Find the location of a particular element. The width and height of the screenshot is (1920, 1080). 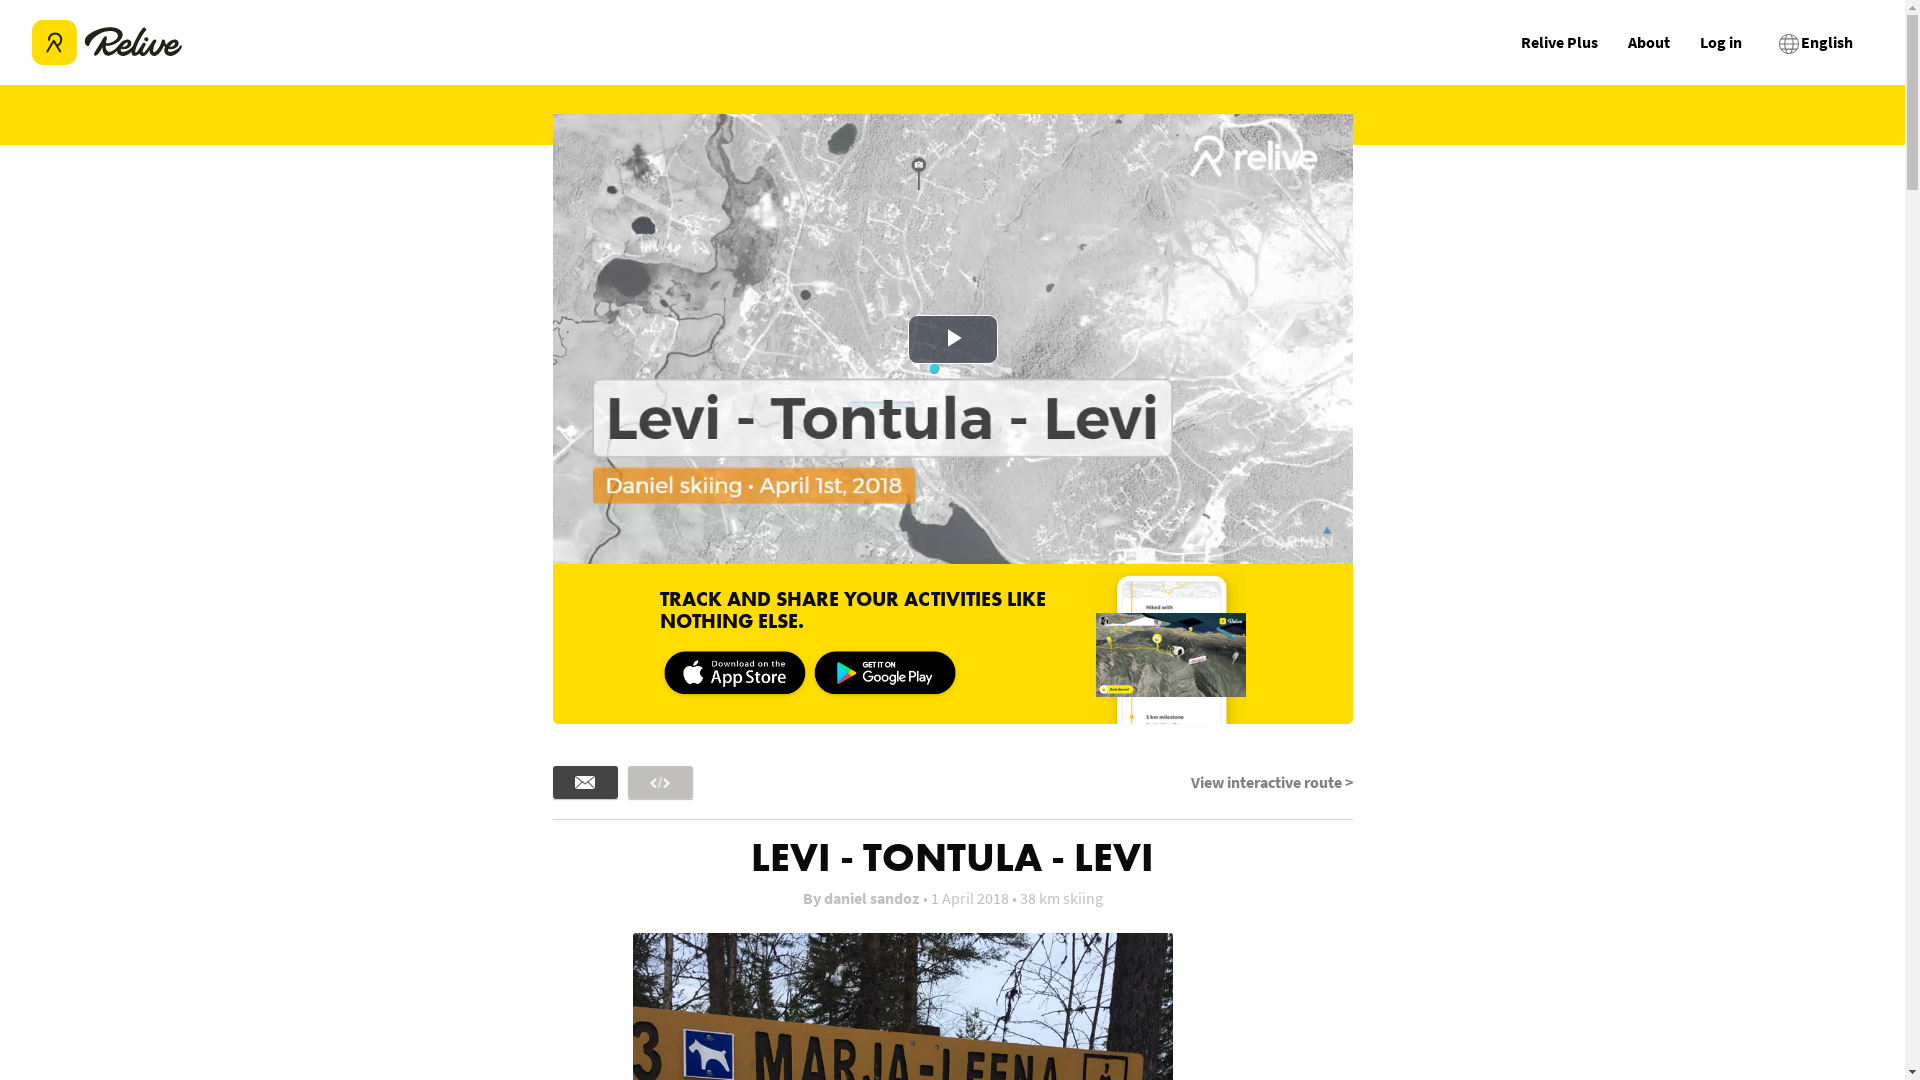

'Play Video' is located at coordinates (906, 338).